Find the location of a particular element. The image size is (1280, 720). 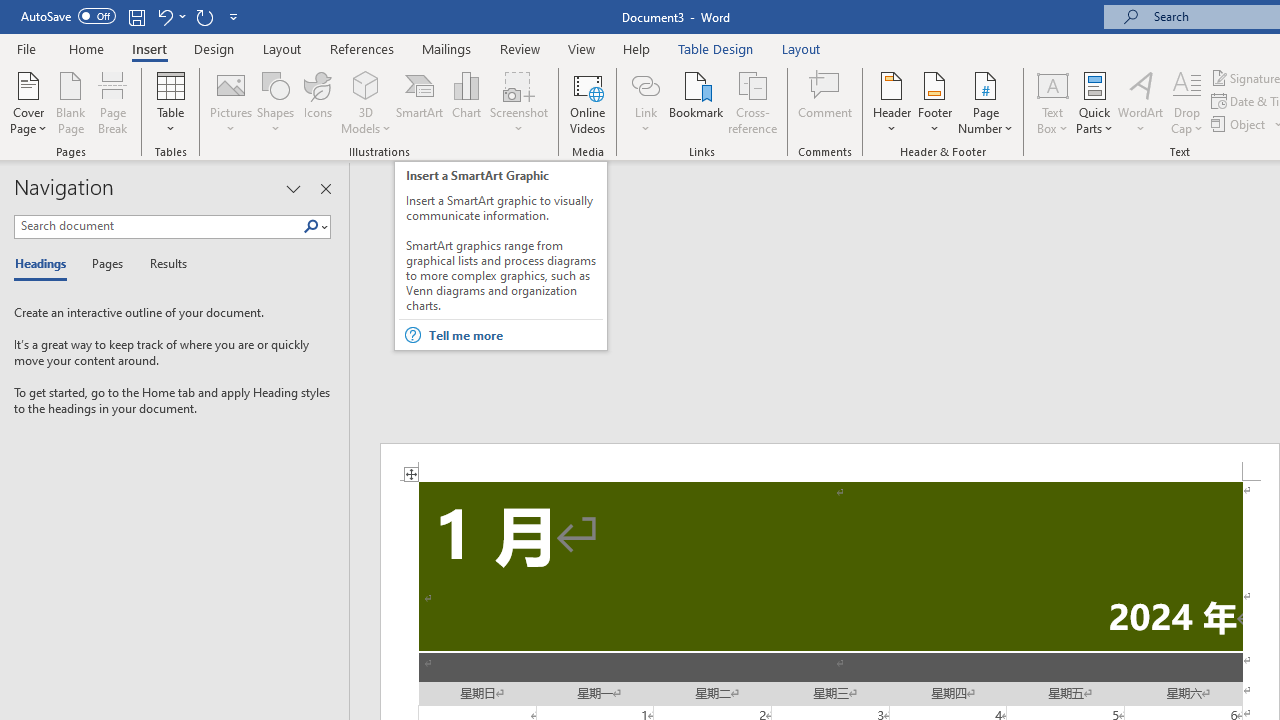

'Page Break' is located at coordinates (112, 103).